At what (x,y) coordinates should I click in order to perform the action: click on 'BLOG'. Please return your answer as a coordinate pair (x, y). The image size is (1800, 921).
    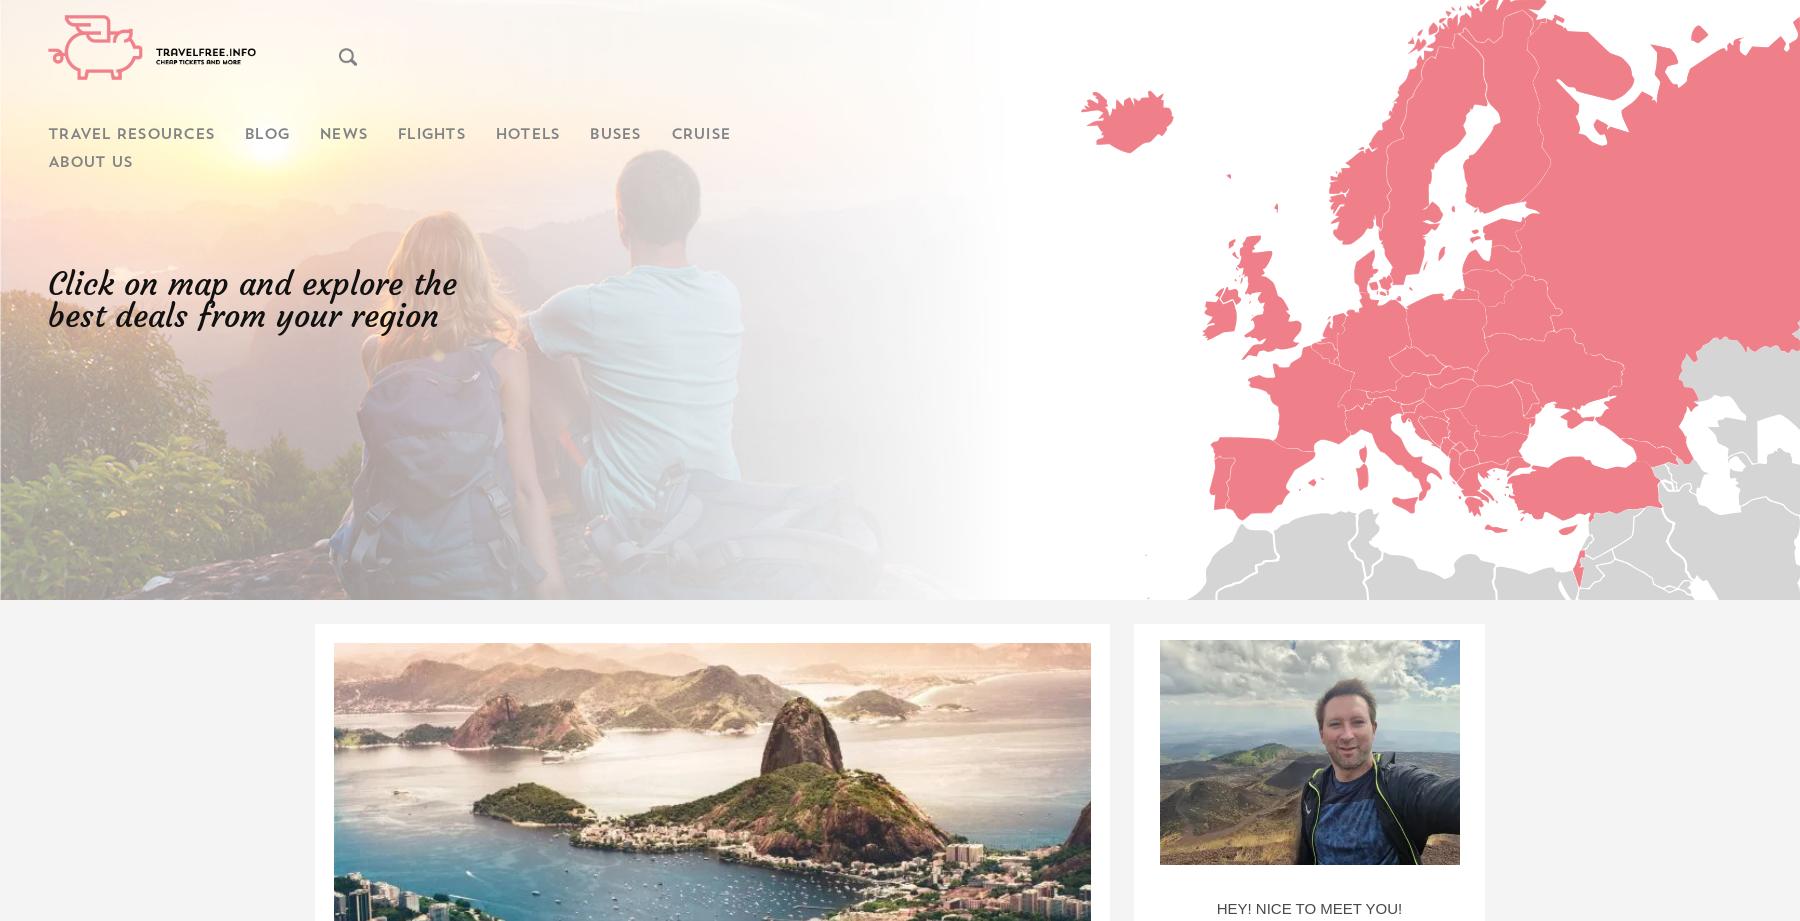
    Looking at the image, I should click on (265, 135).